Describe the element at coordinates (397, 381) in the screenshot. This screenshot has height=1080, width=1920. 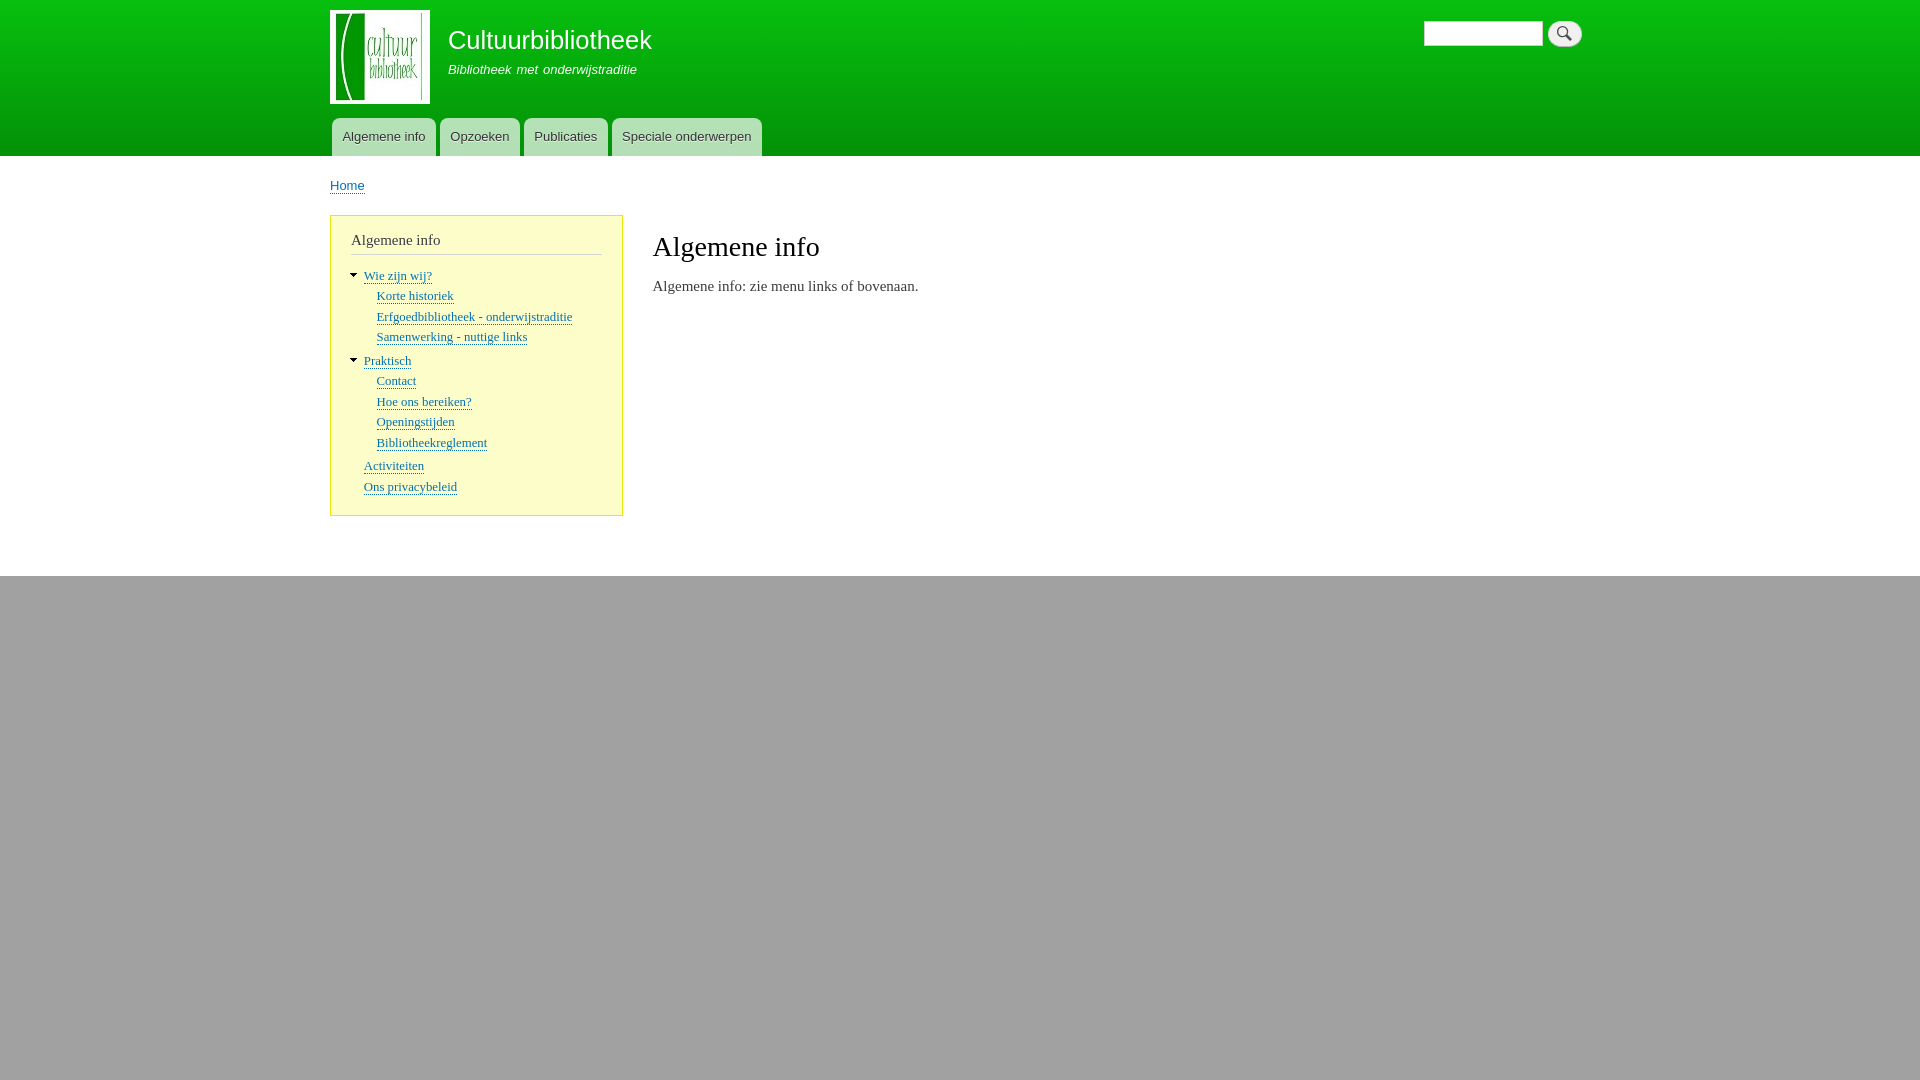
I see `'Contact'` at that location.